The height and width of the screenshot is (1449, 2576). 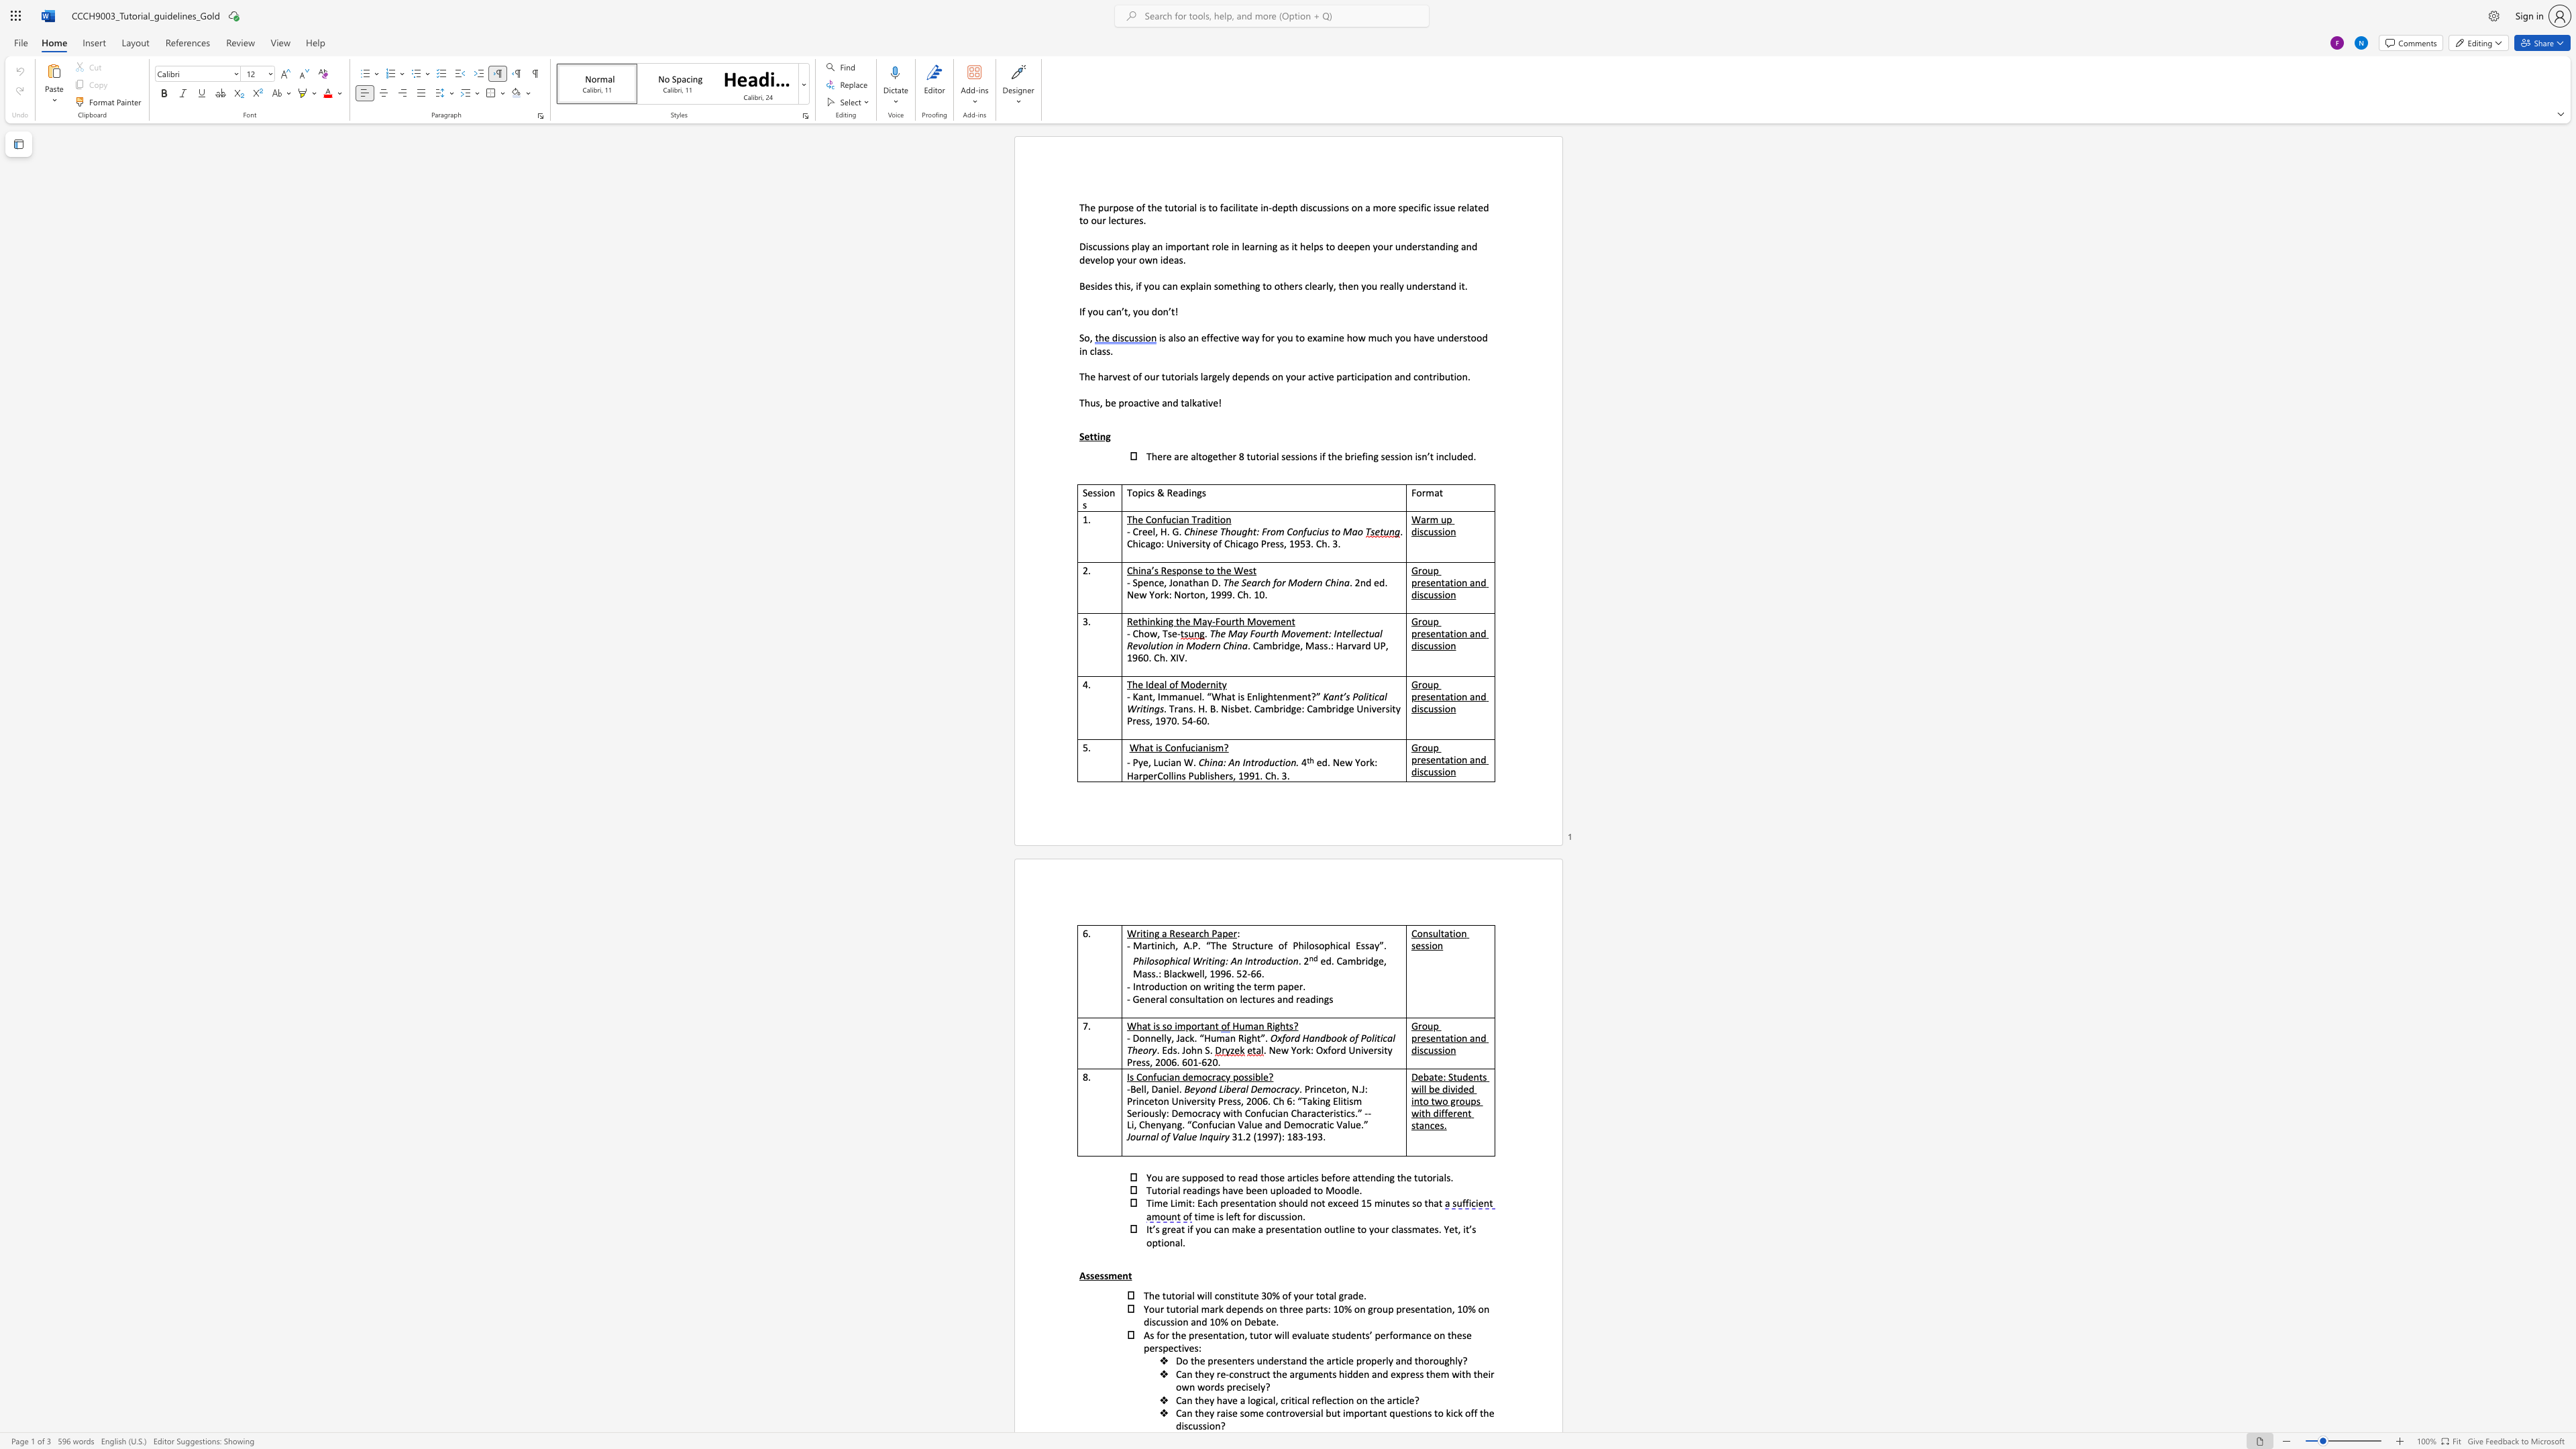 What do you see at coordinates (1256, 1136) in the screenshot?
I see `the subset text "1997" within the text "31.2 (1997): 183-193."` at bounding box center [1256, 1136].